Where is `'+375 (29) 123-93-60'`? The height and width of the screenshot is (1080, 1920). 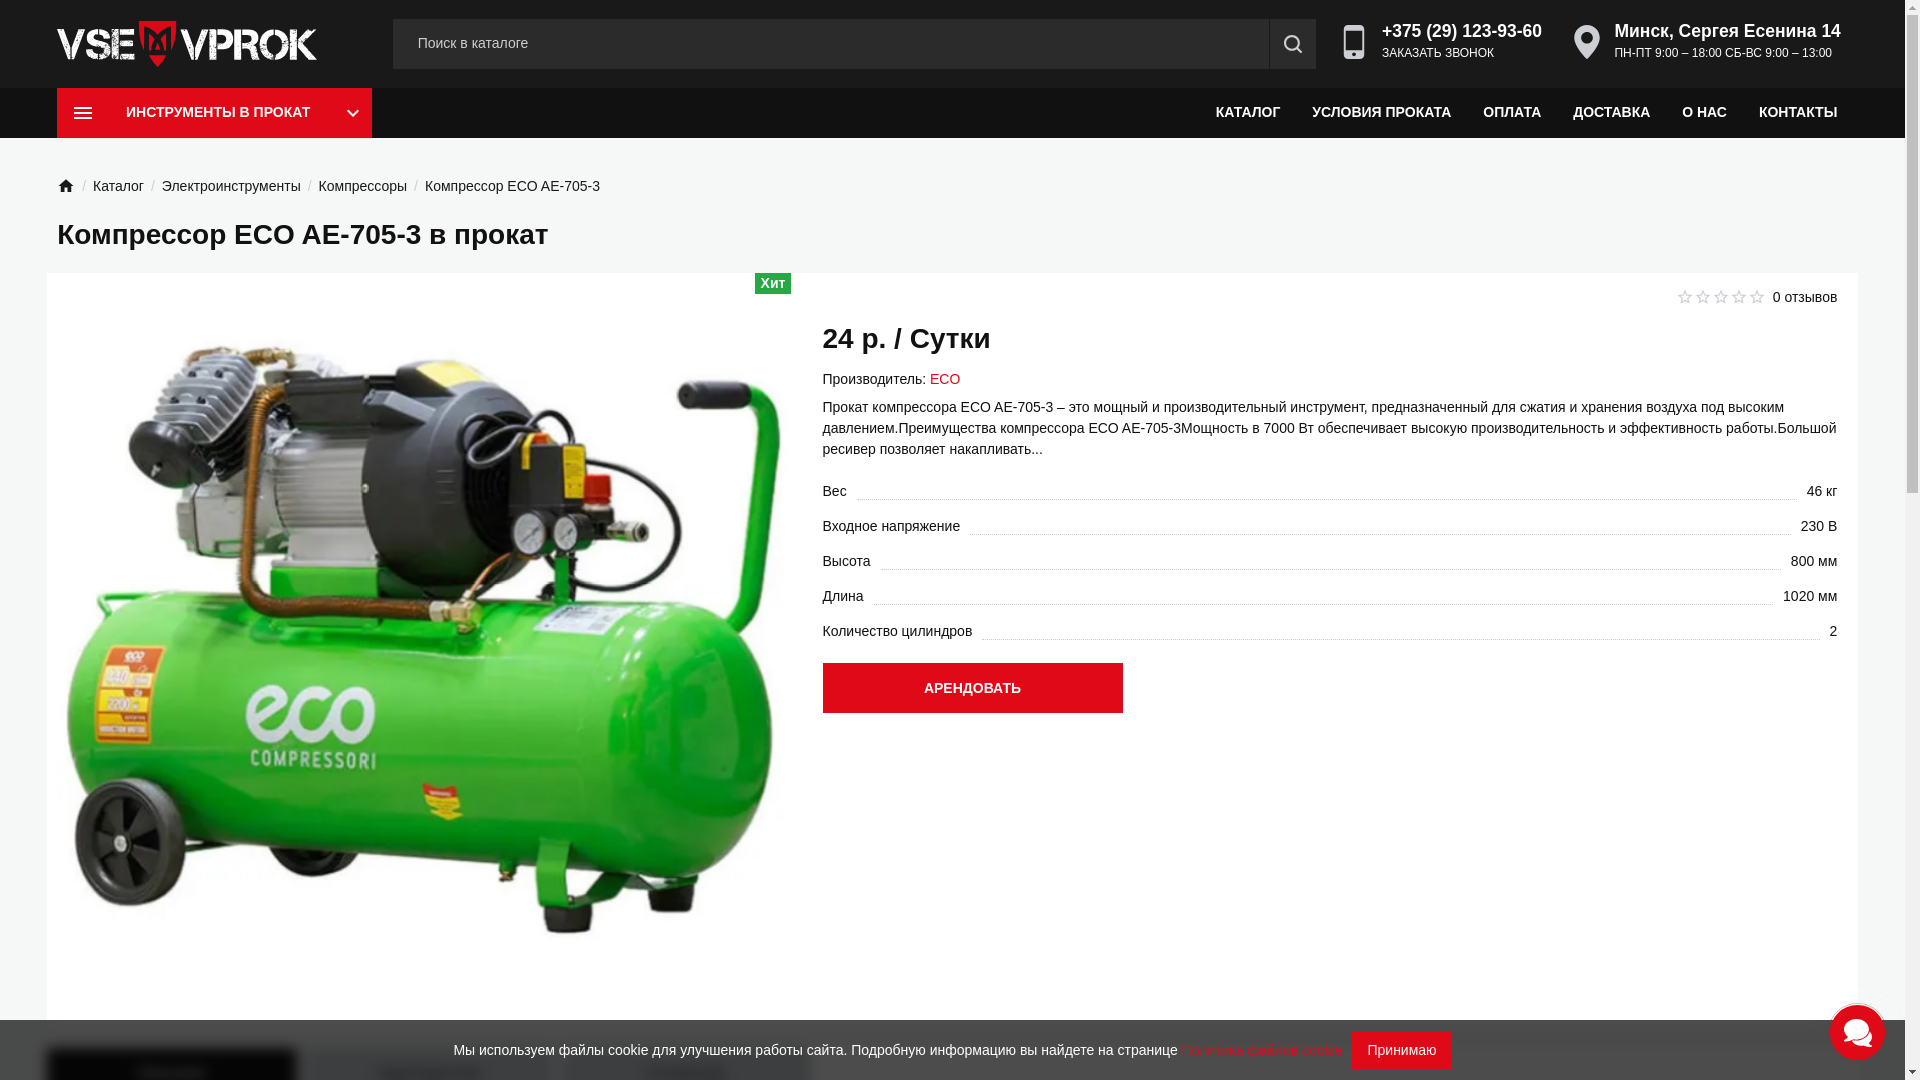 '+375 (29) 123-93-60' is located at coordinates (1462, 30).